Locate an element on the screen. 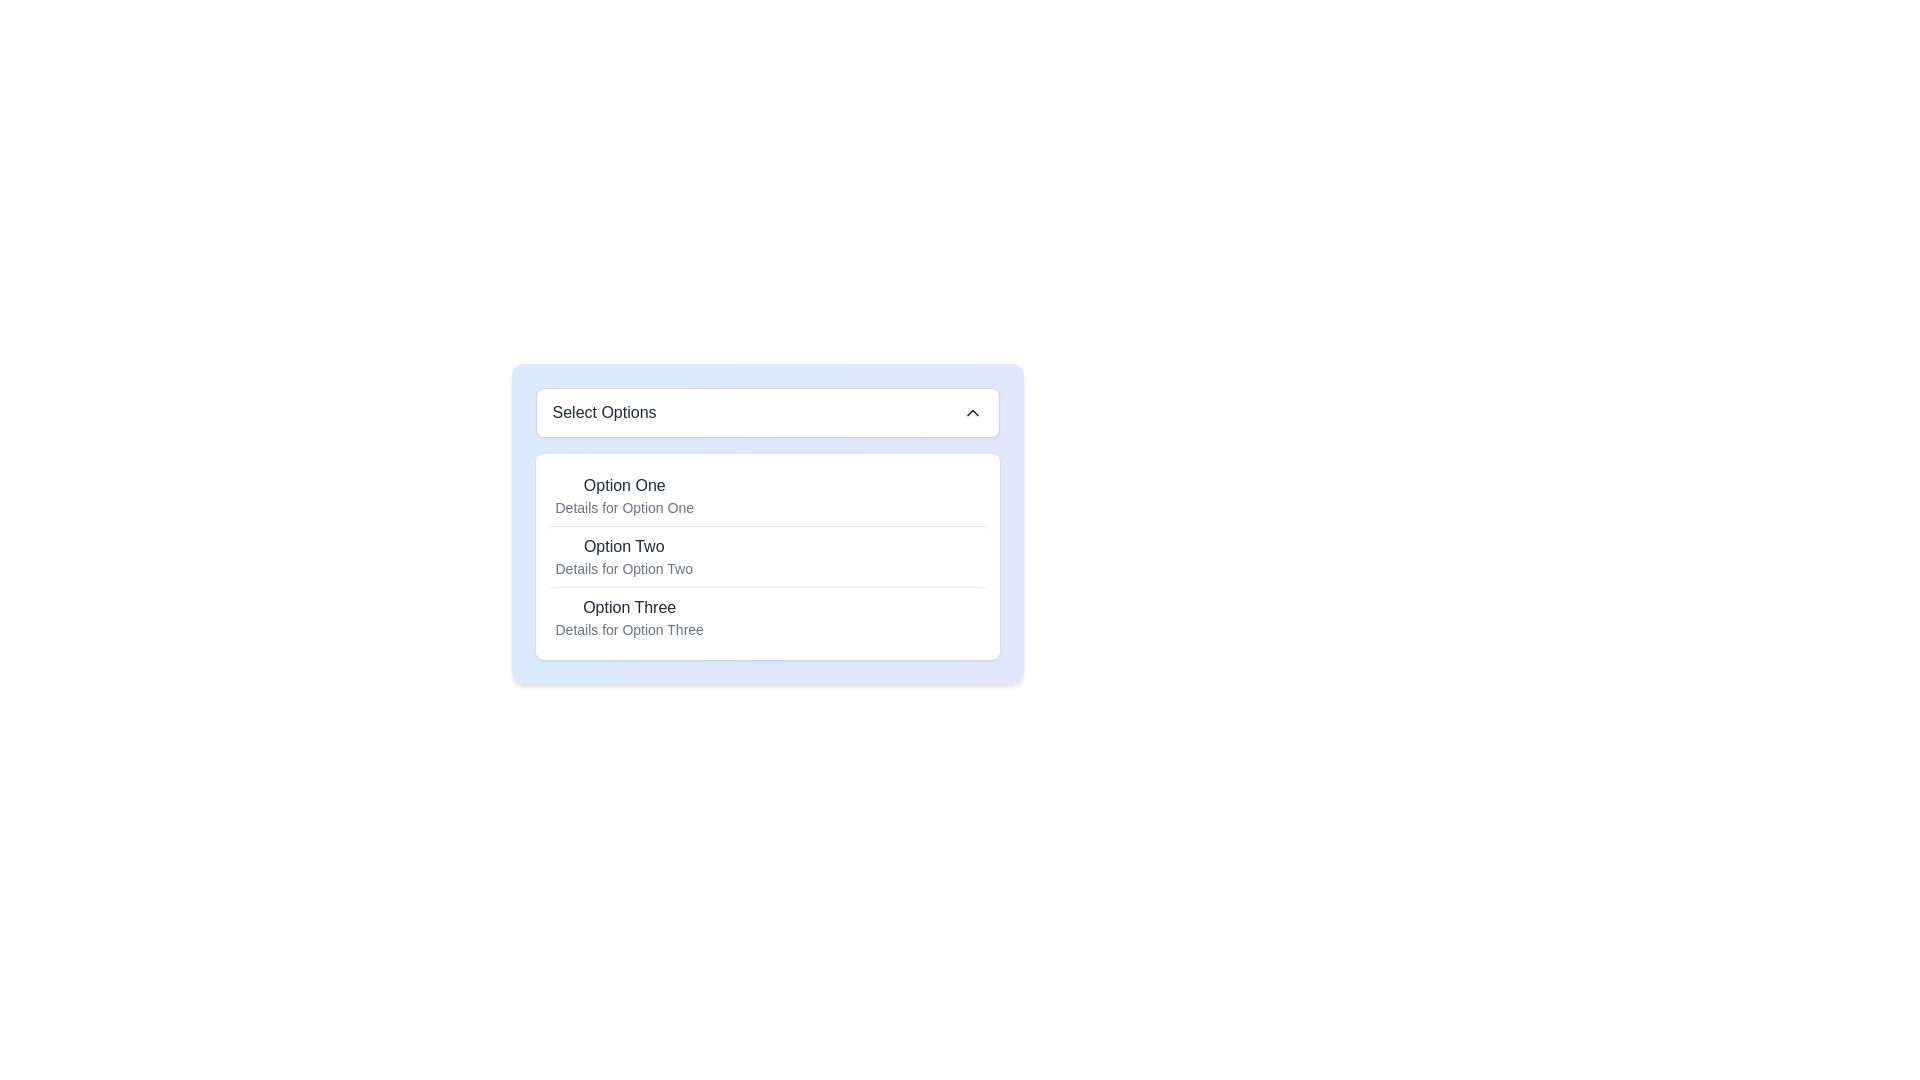 This screenshot has width=1920, height=1080. the descriptive subtitle element located directly below the 'Option Two' text within the drop-down list is located at coordinates (623, 569).